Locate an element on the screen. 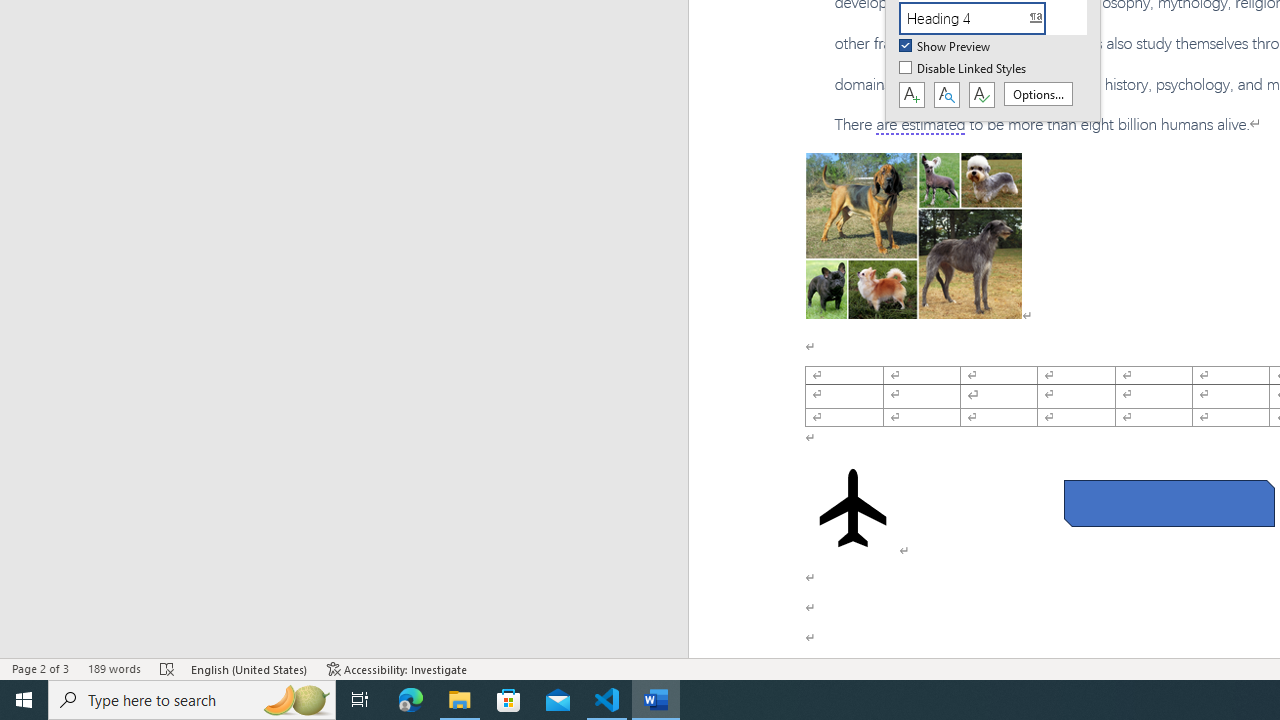 This screenshot has width=1280, height=720. 'Spelling and Grammar Check Errors' is located at coordinates (168, 669).